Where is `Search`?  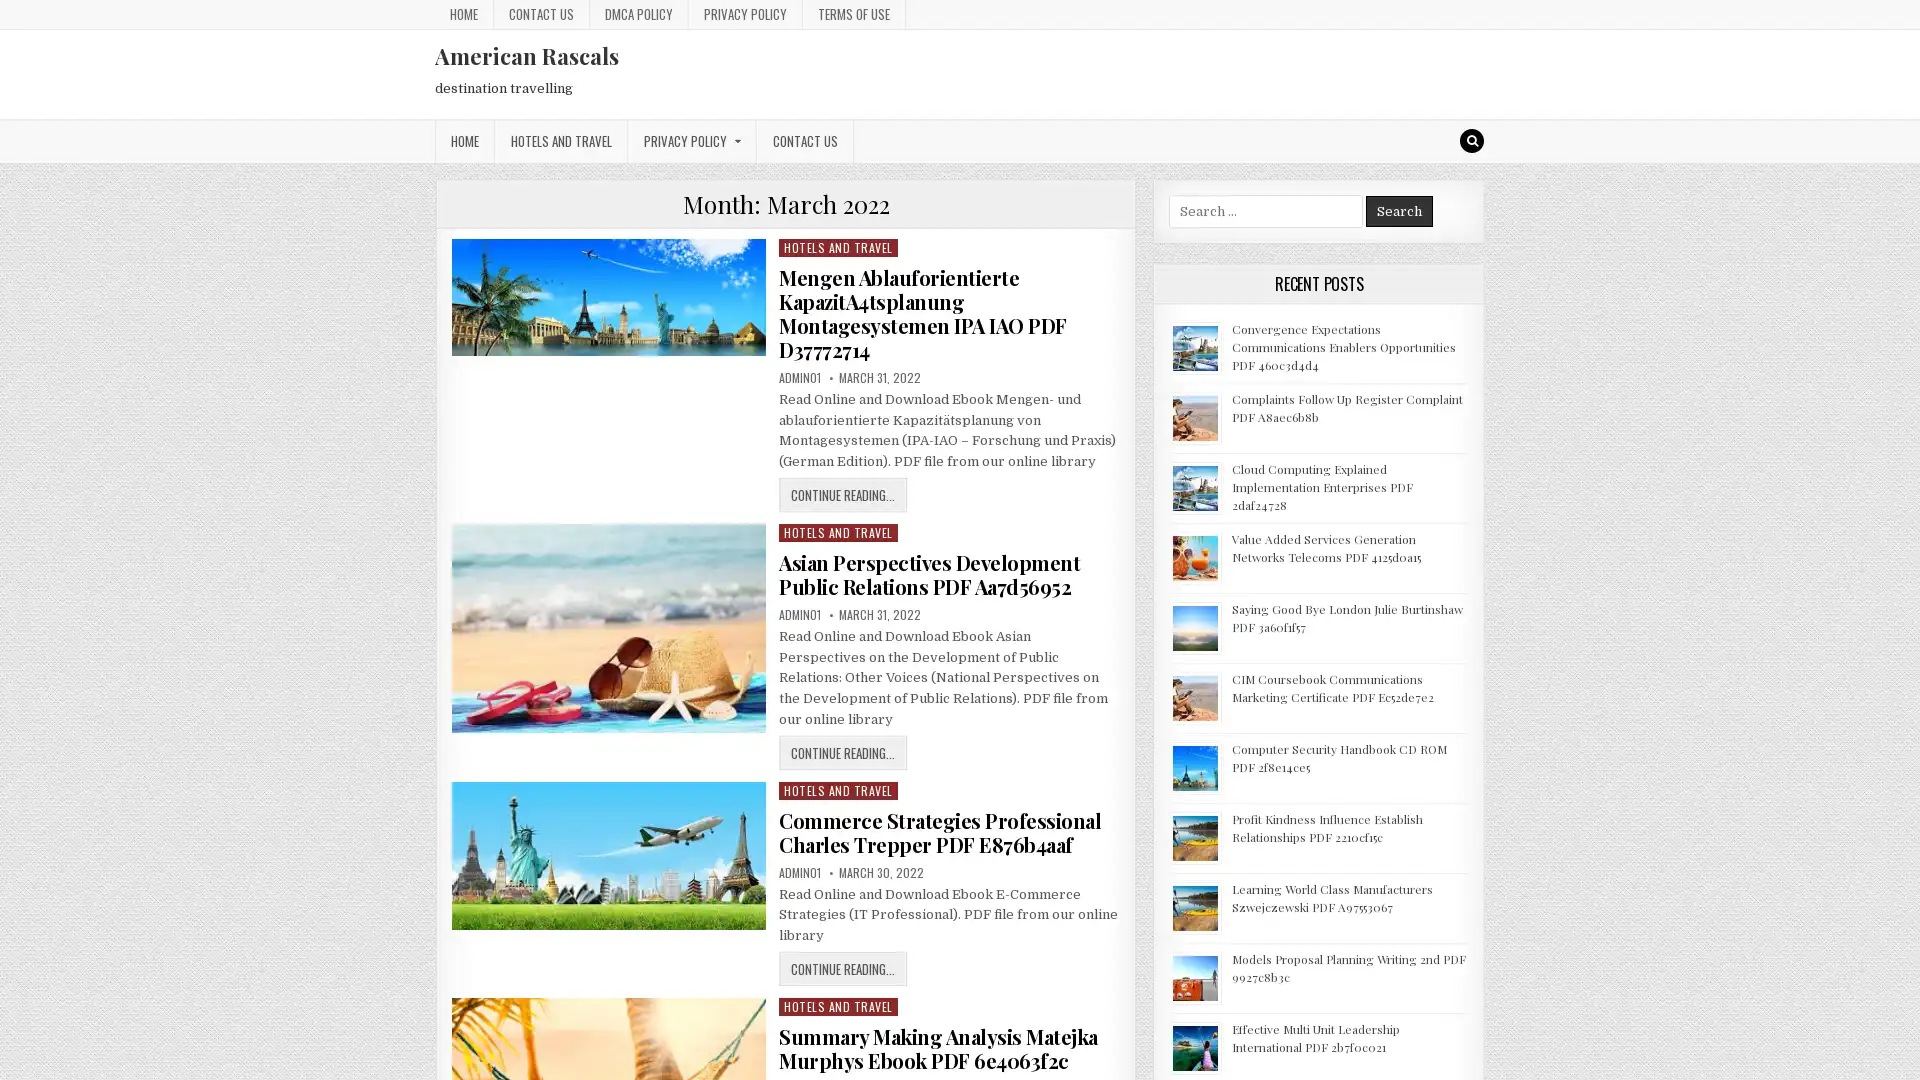 Search is located at coordinates (1398, 211).